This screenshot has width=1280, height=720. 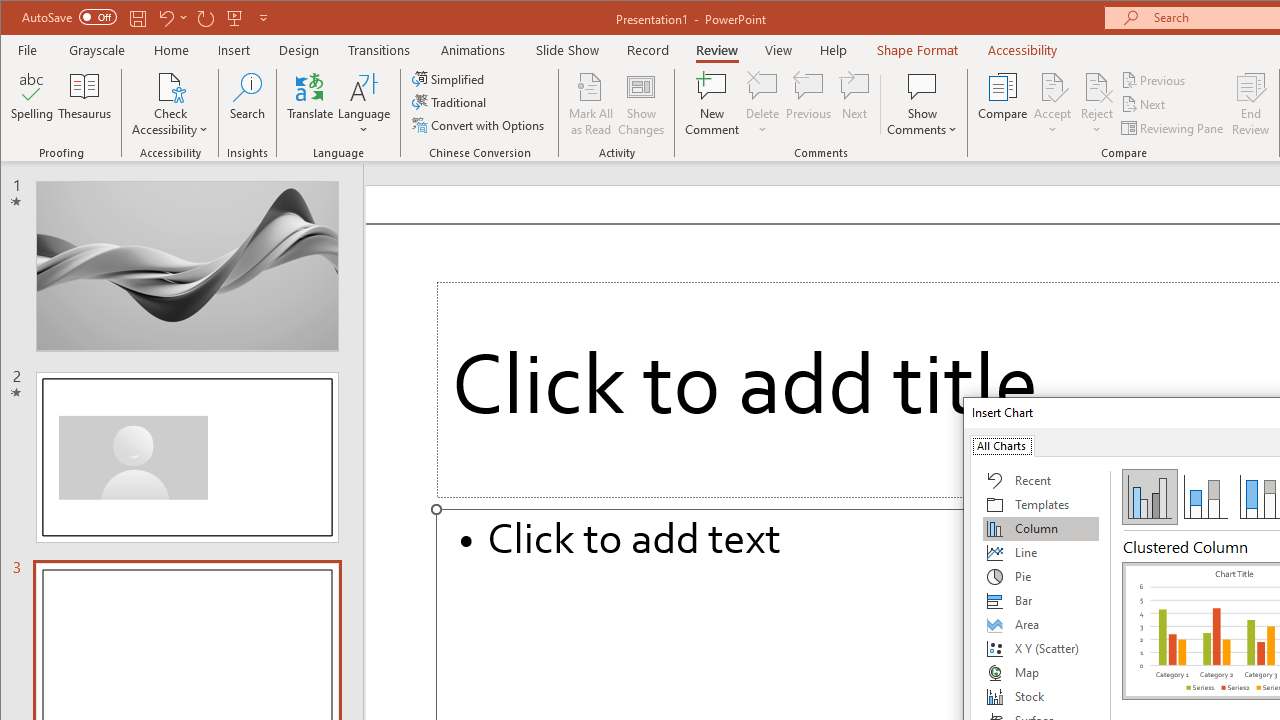 I want to click on 'All Charts', so click(x=1001, y=444).